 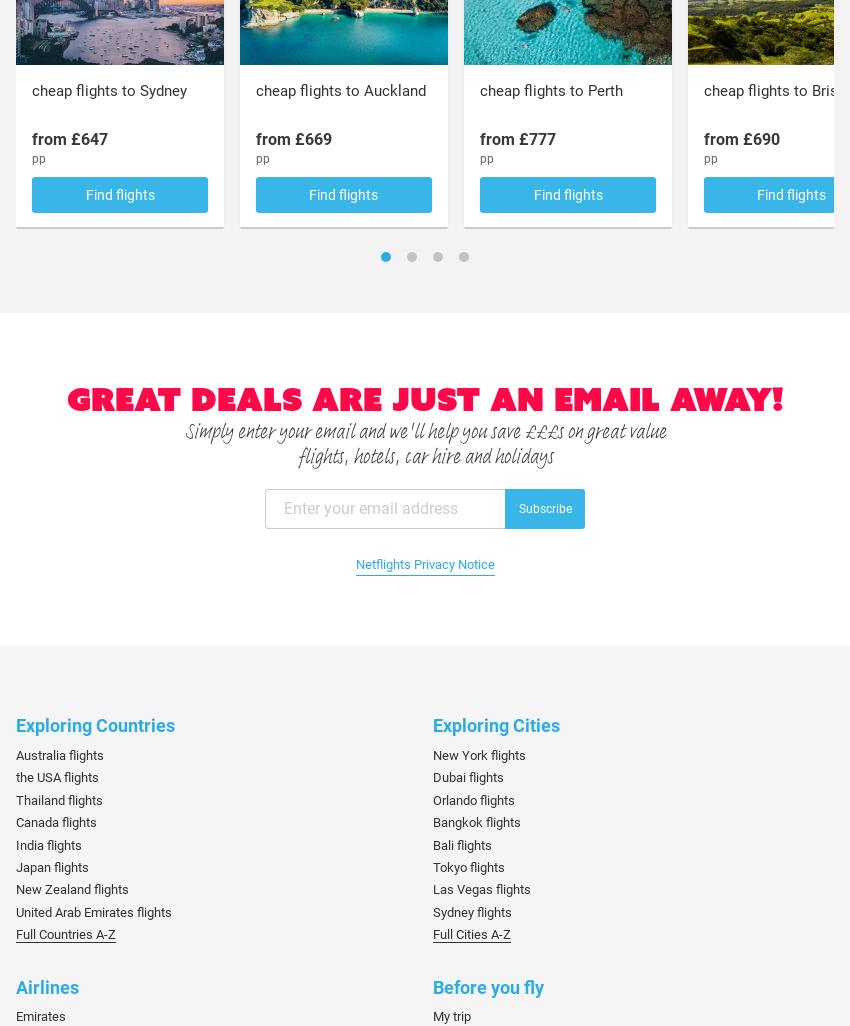 I want to click on 'My trip', so click(x=451, y=1015).